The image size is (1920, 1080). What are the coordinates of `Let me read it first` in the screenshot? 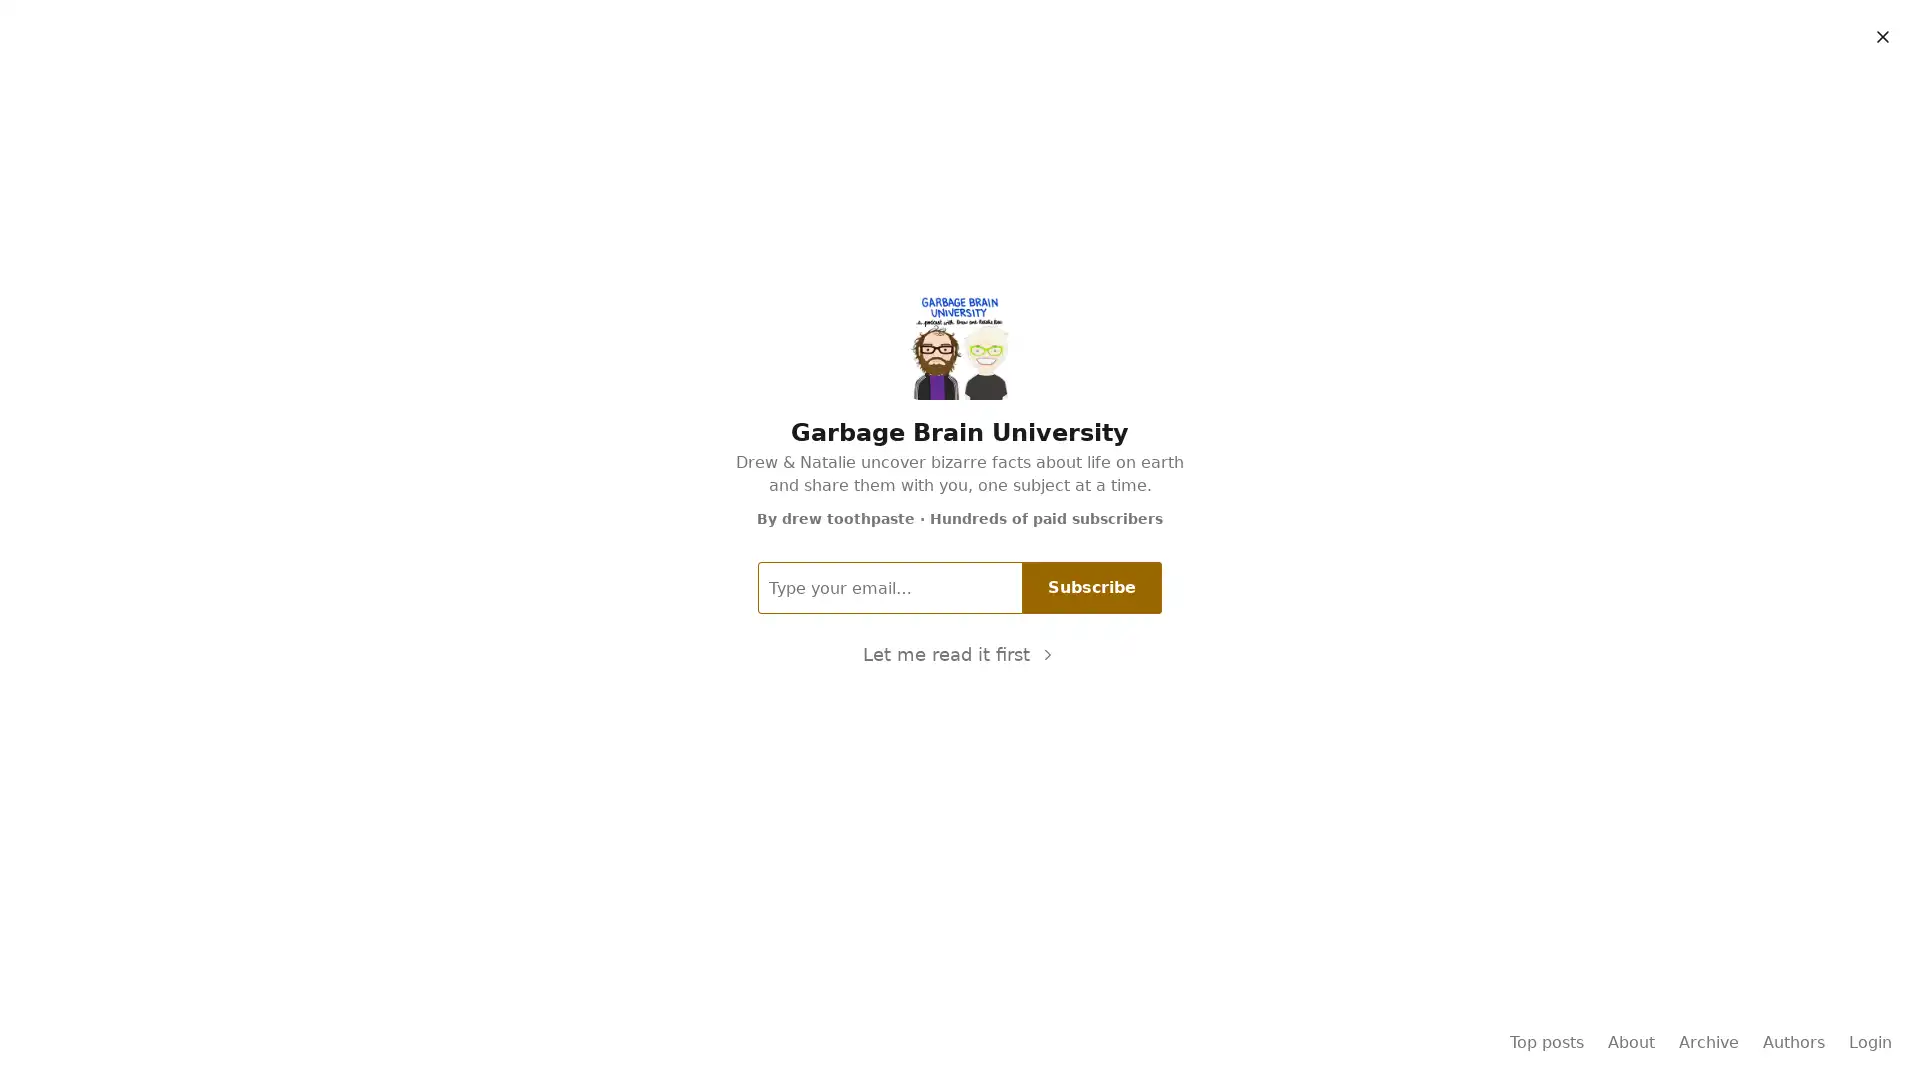 It's located at (958, 655).